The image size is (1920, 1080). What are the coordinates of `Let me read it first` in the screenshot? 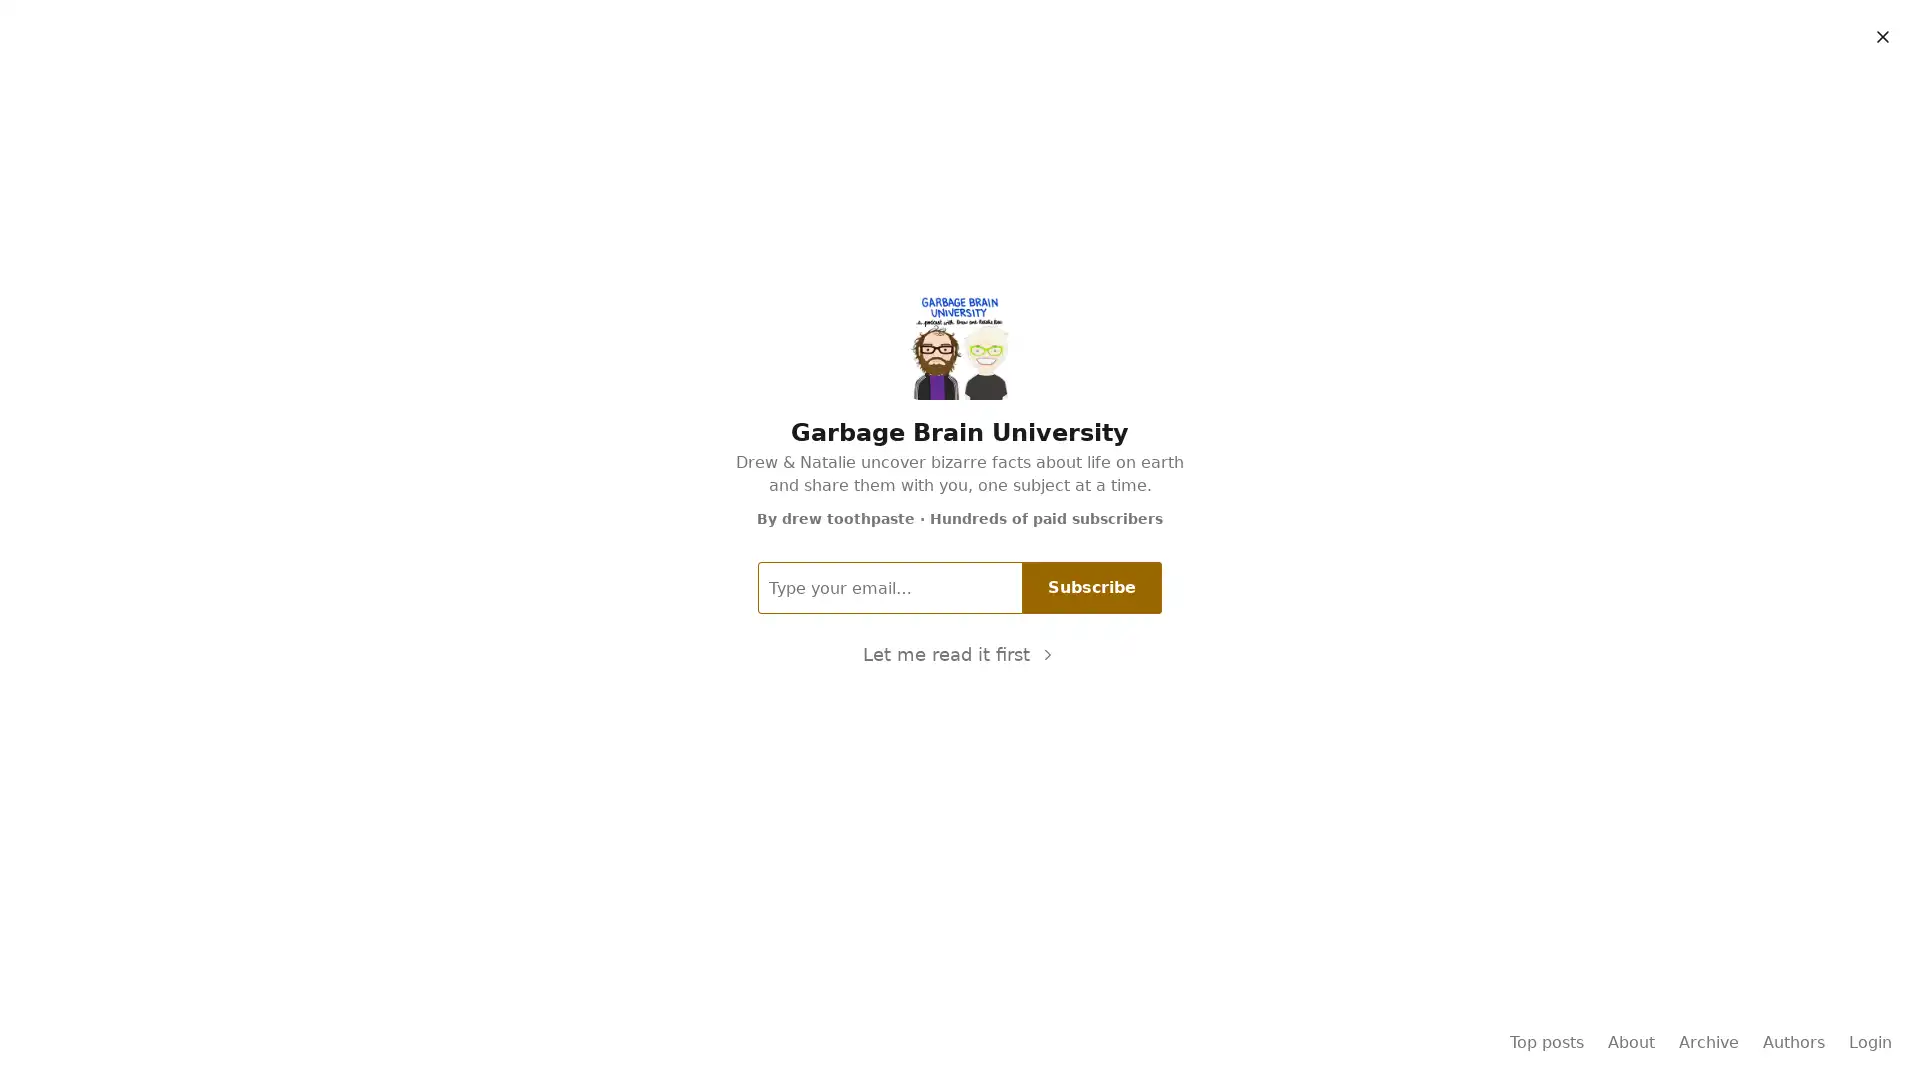 It's located at (958, 655).